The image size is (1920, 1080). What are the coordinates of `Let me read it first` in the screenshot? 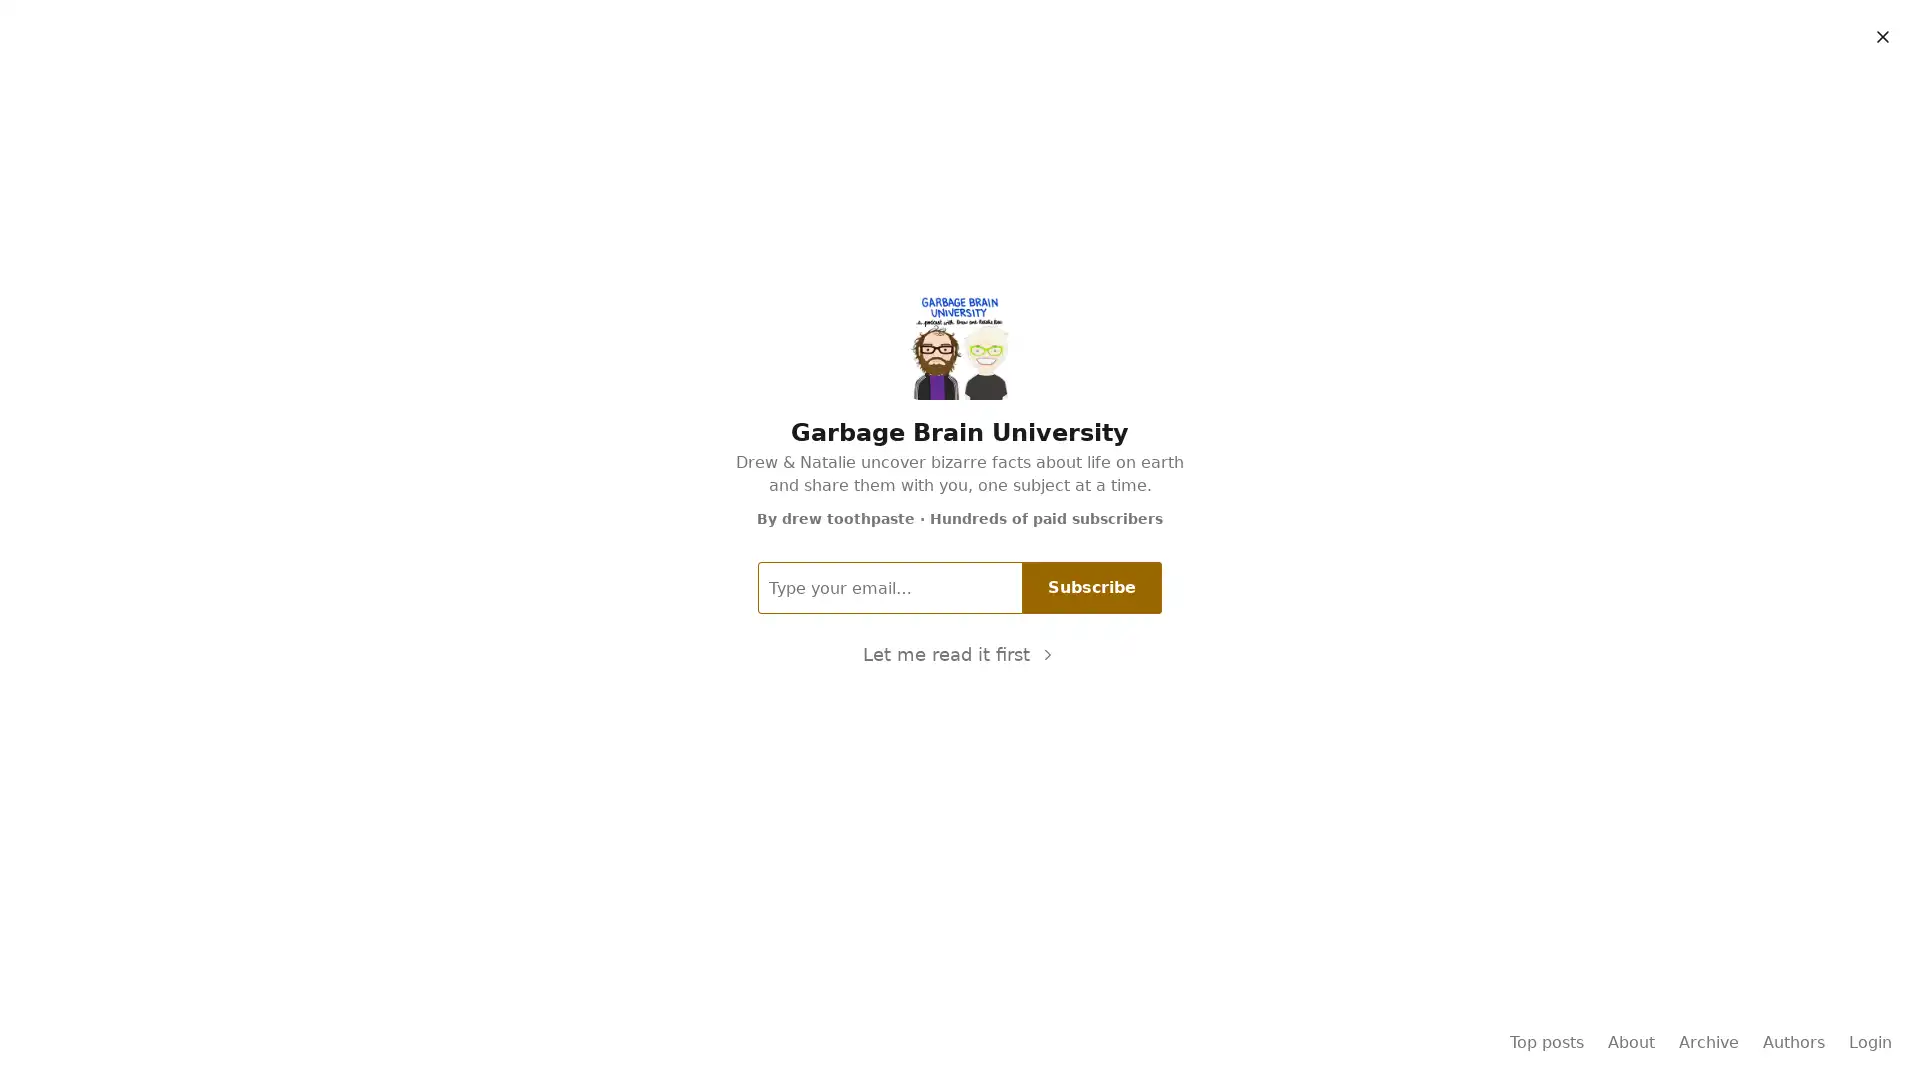 It's located at (958, 655).